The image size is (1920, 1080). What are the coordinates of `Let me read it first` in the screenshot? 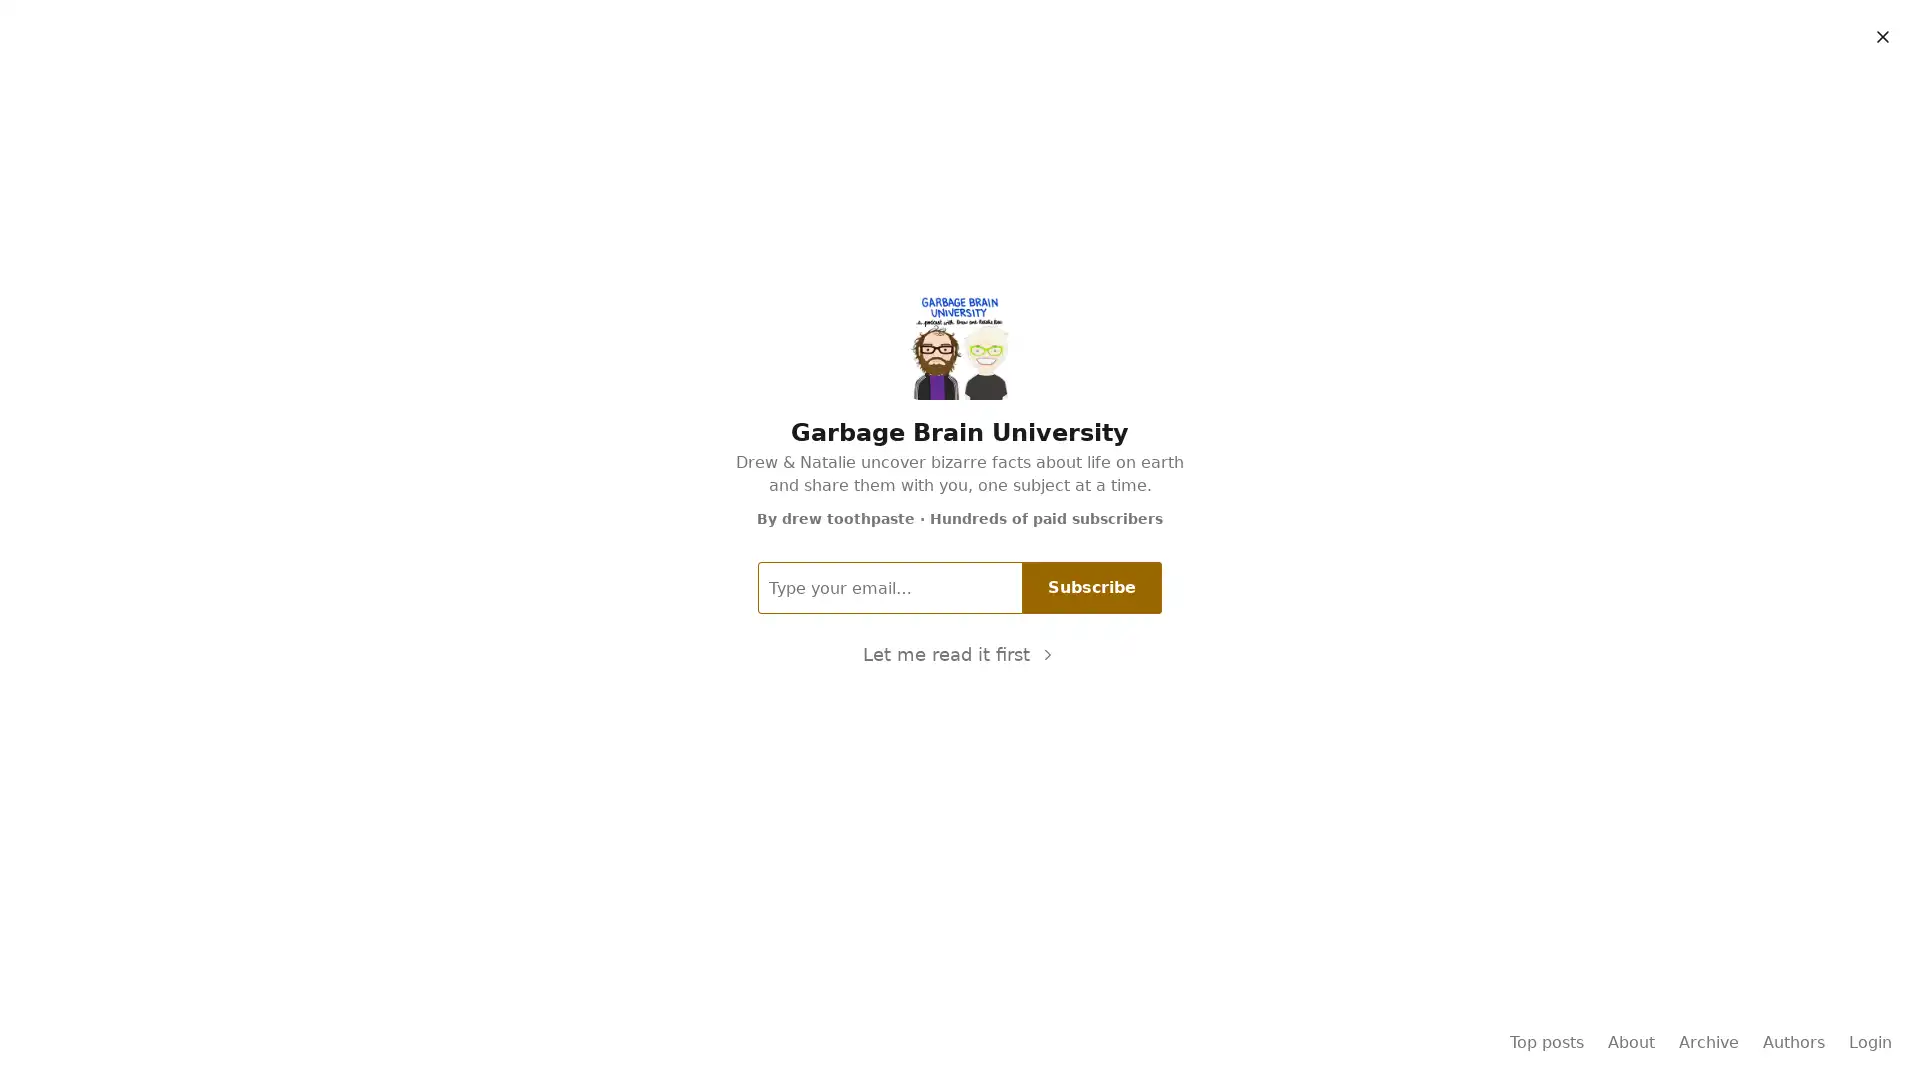 It's located at (958, 655).